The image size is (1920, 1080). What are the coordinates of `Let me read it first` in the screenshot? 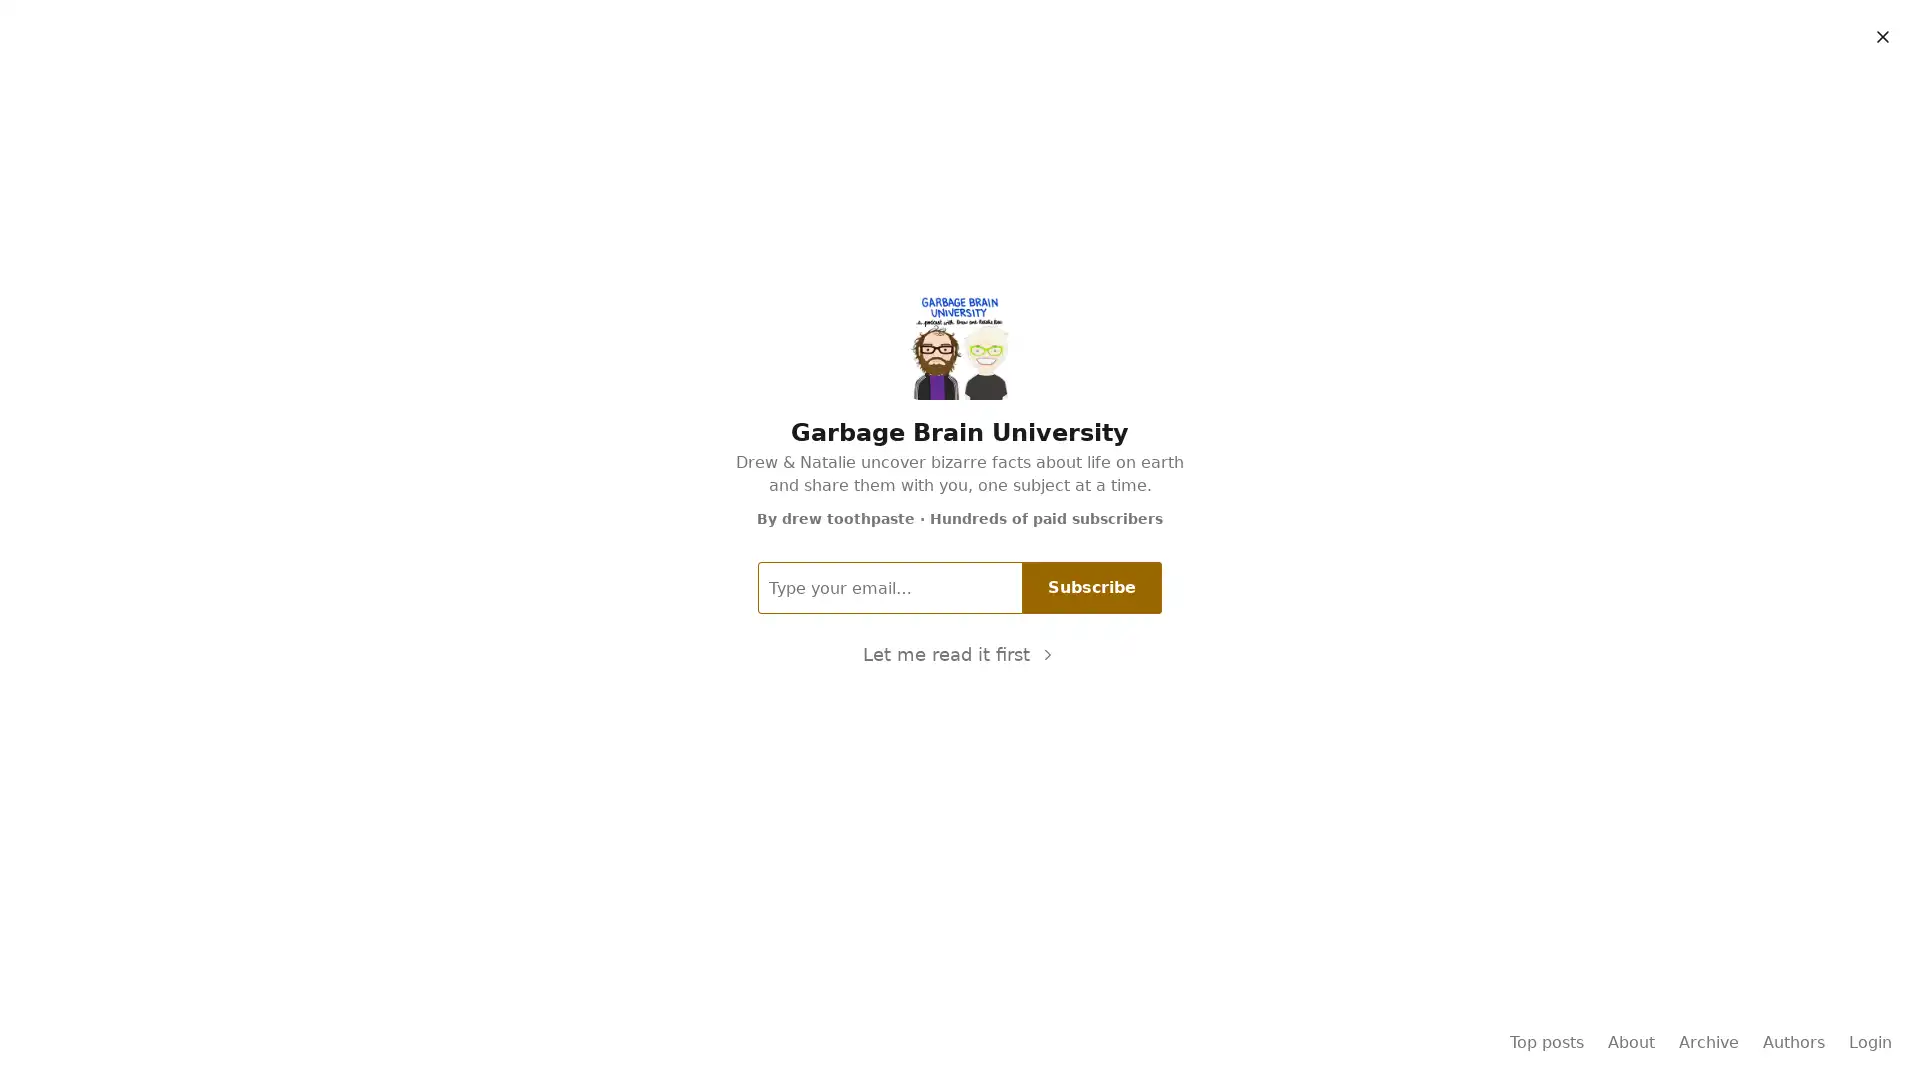 It's located at (958, 655).